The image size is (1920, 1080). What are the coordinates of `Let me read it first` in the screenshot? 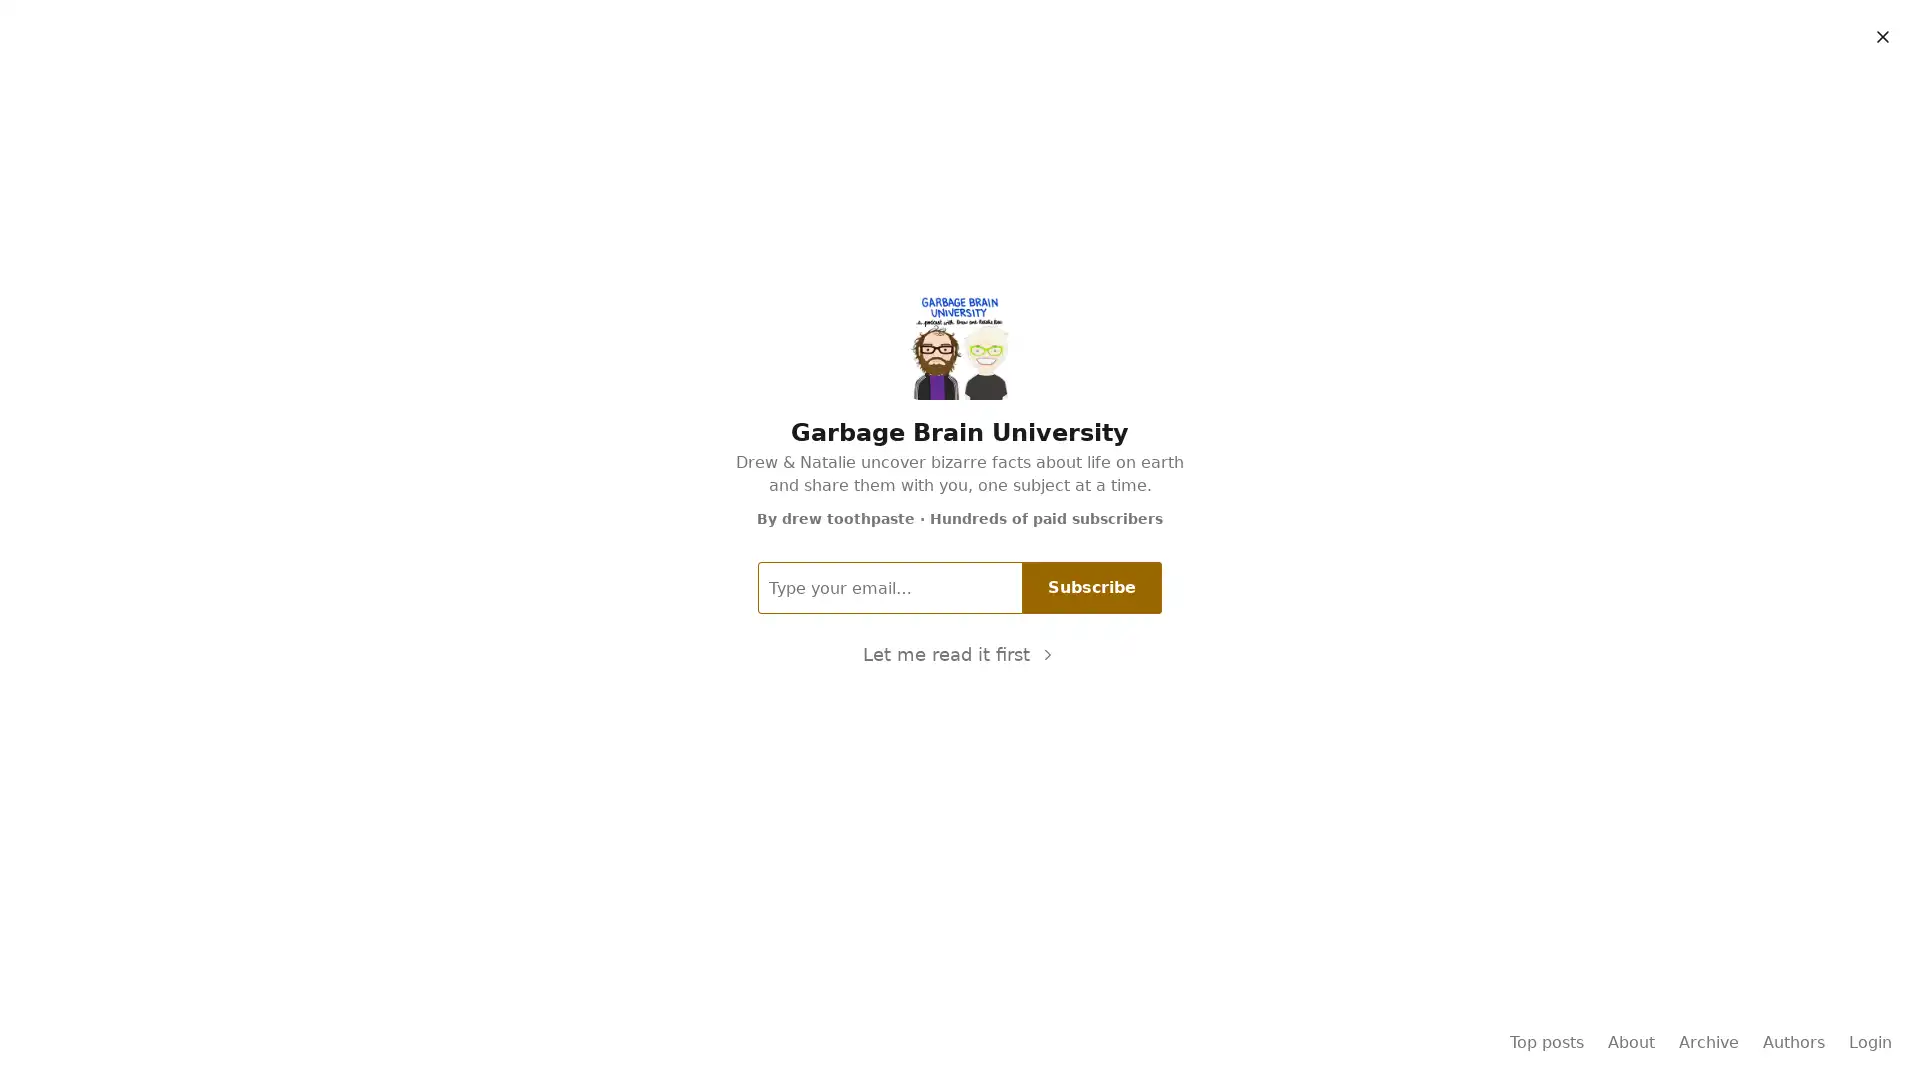 It's located at (958, 655).